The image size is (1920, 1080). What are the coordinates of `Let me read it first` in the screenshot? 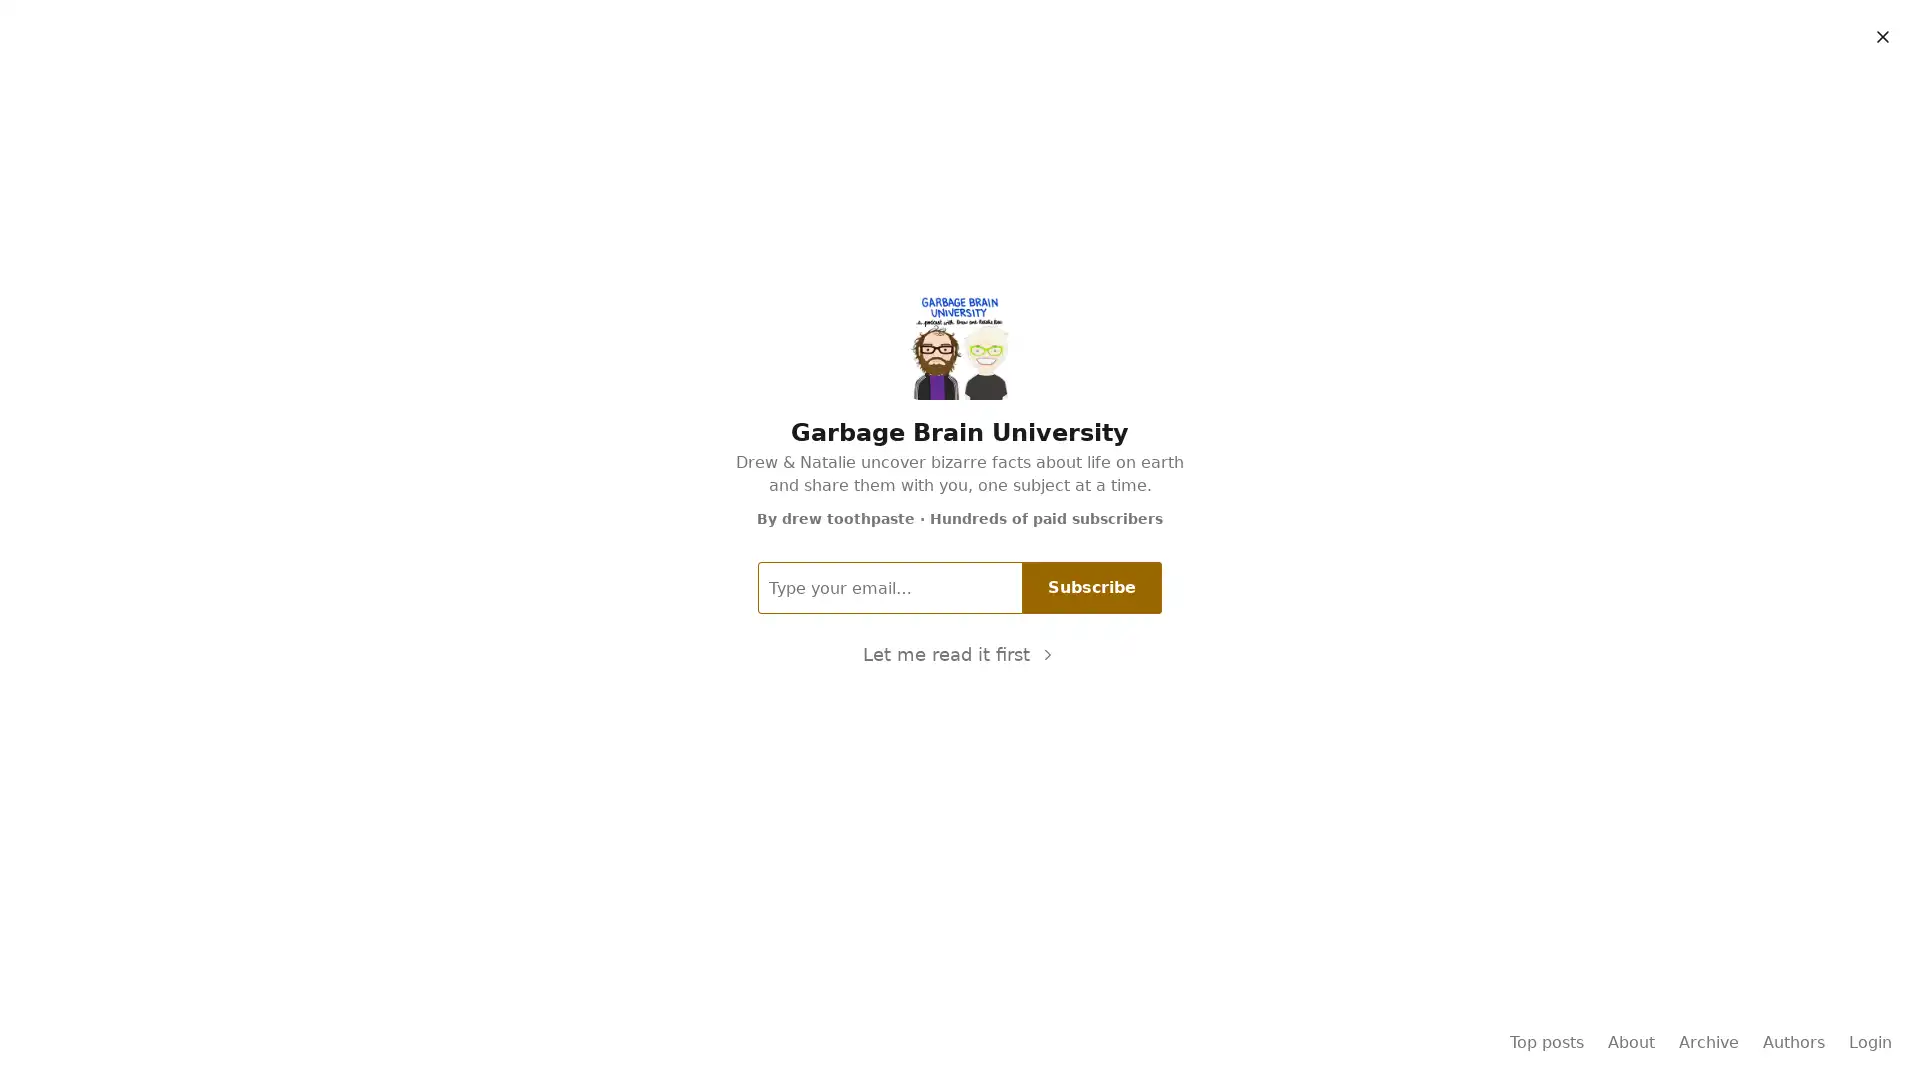 It's located at (958, 655).